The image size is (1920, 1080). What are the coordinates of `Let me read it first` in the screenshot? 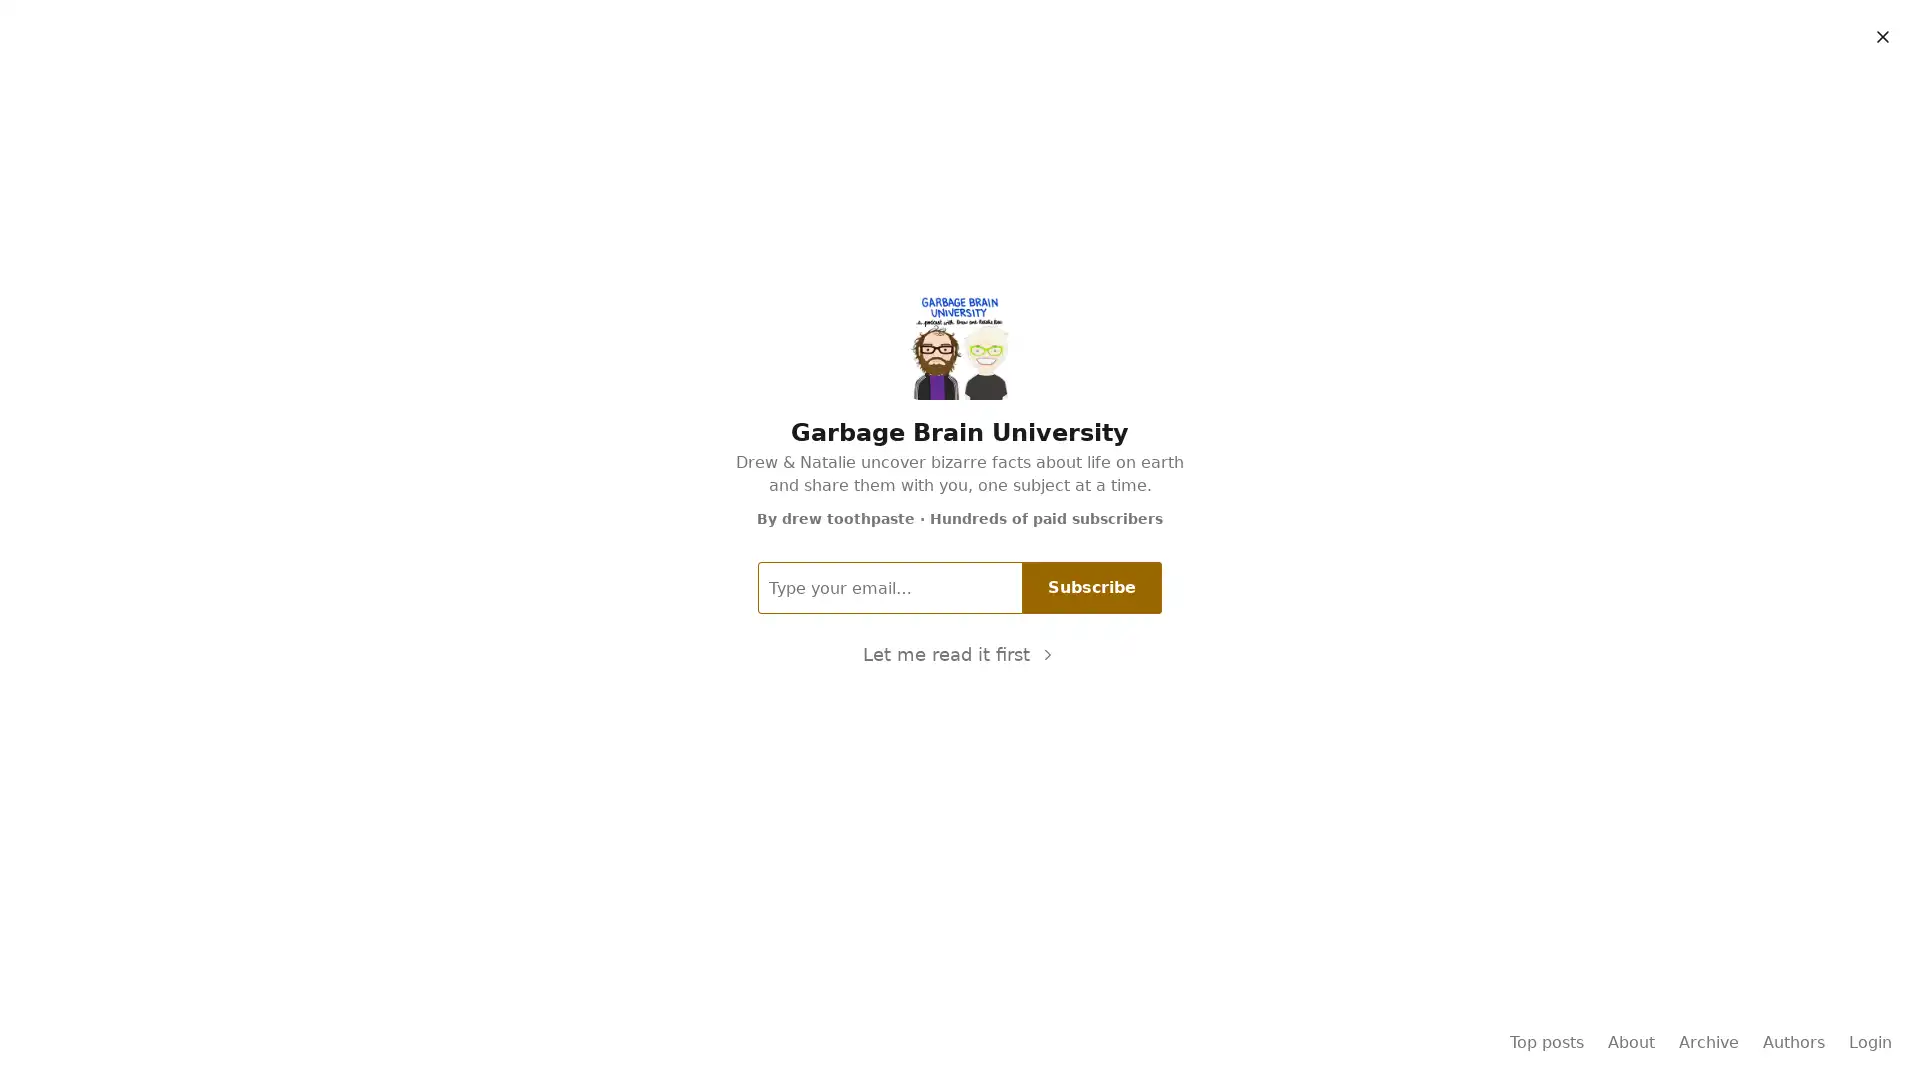 It's located at (958, 655).